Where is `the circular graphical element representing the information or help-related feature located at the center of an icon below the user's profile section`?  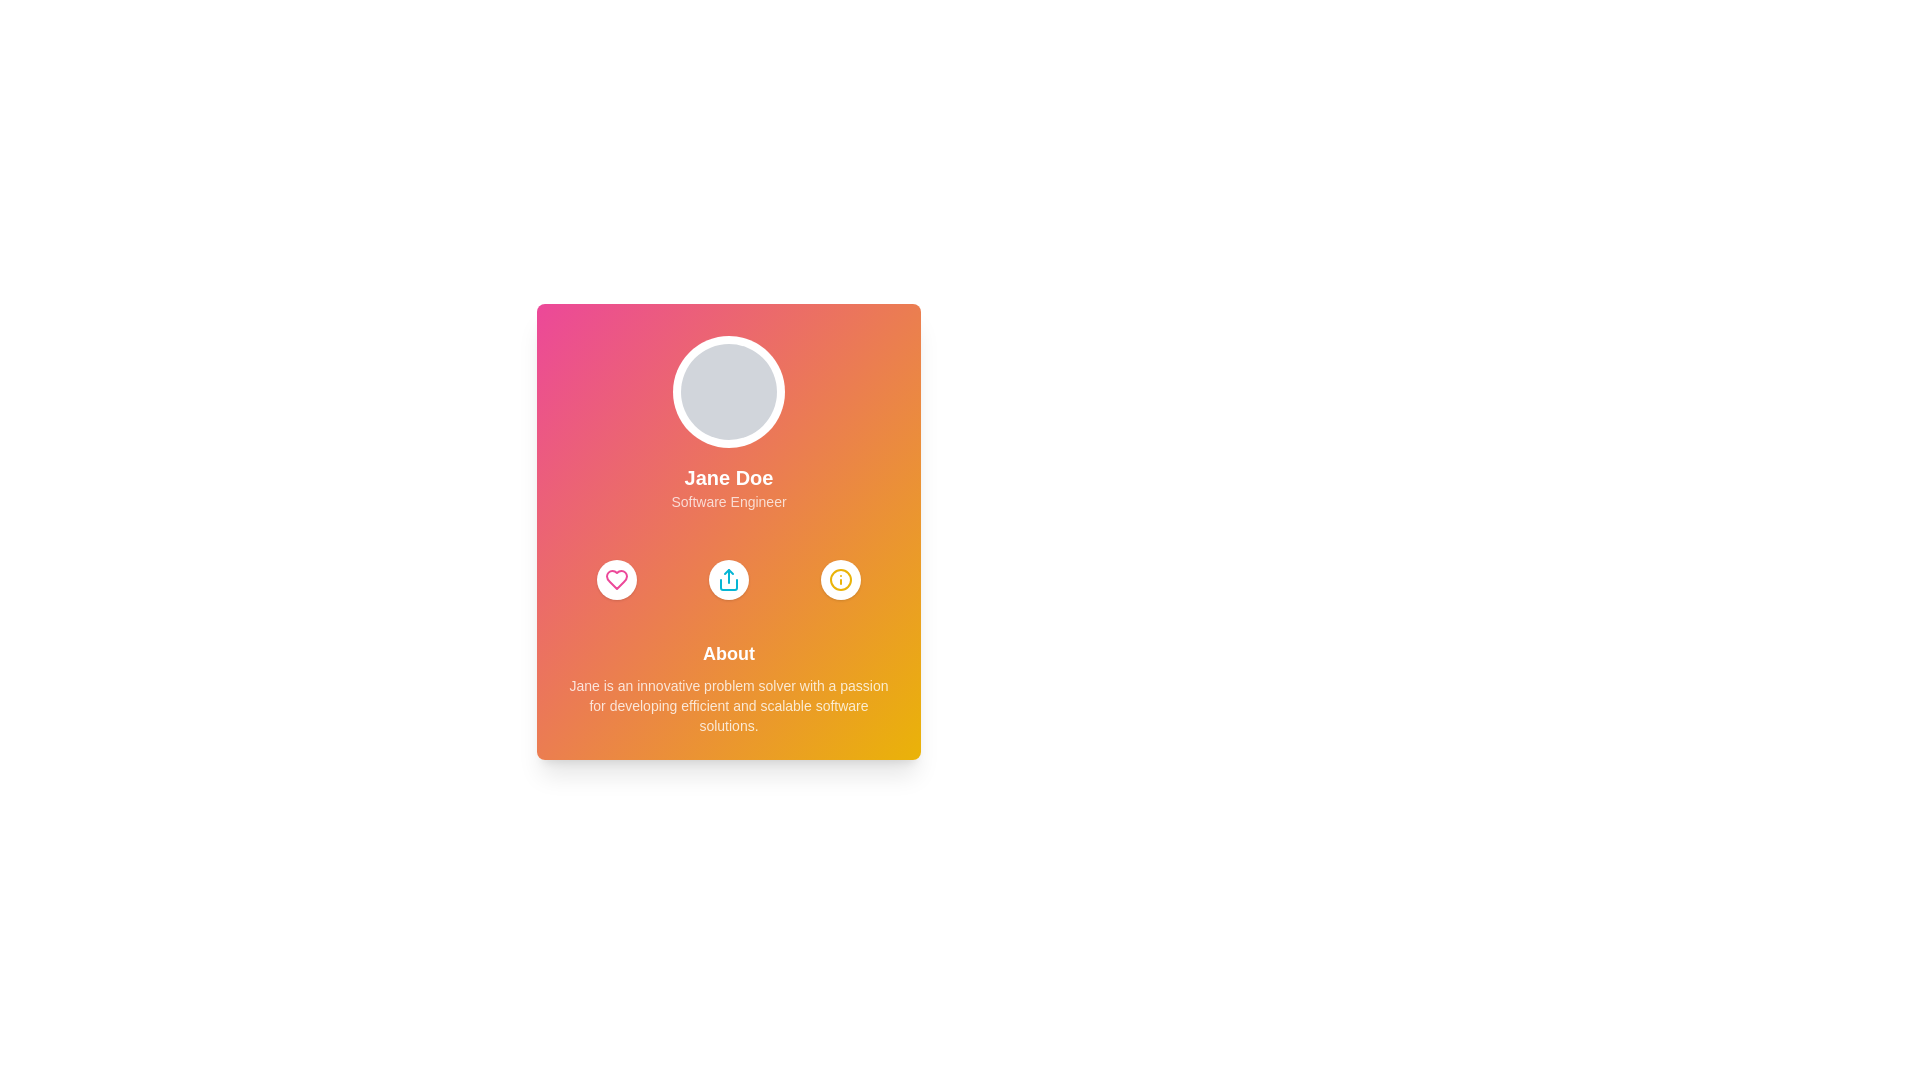
the circular graphical element representing the information or help-related feature located at the center of an icon below the user's profile section is located at coordinates (840, 579).